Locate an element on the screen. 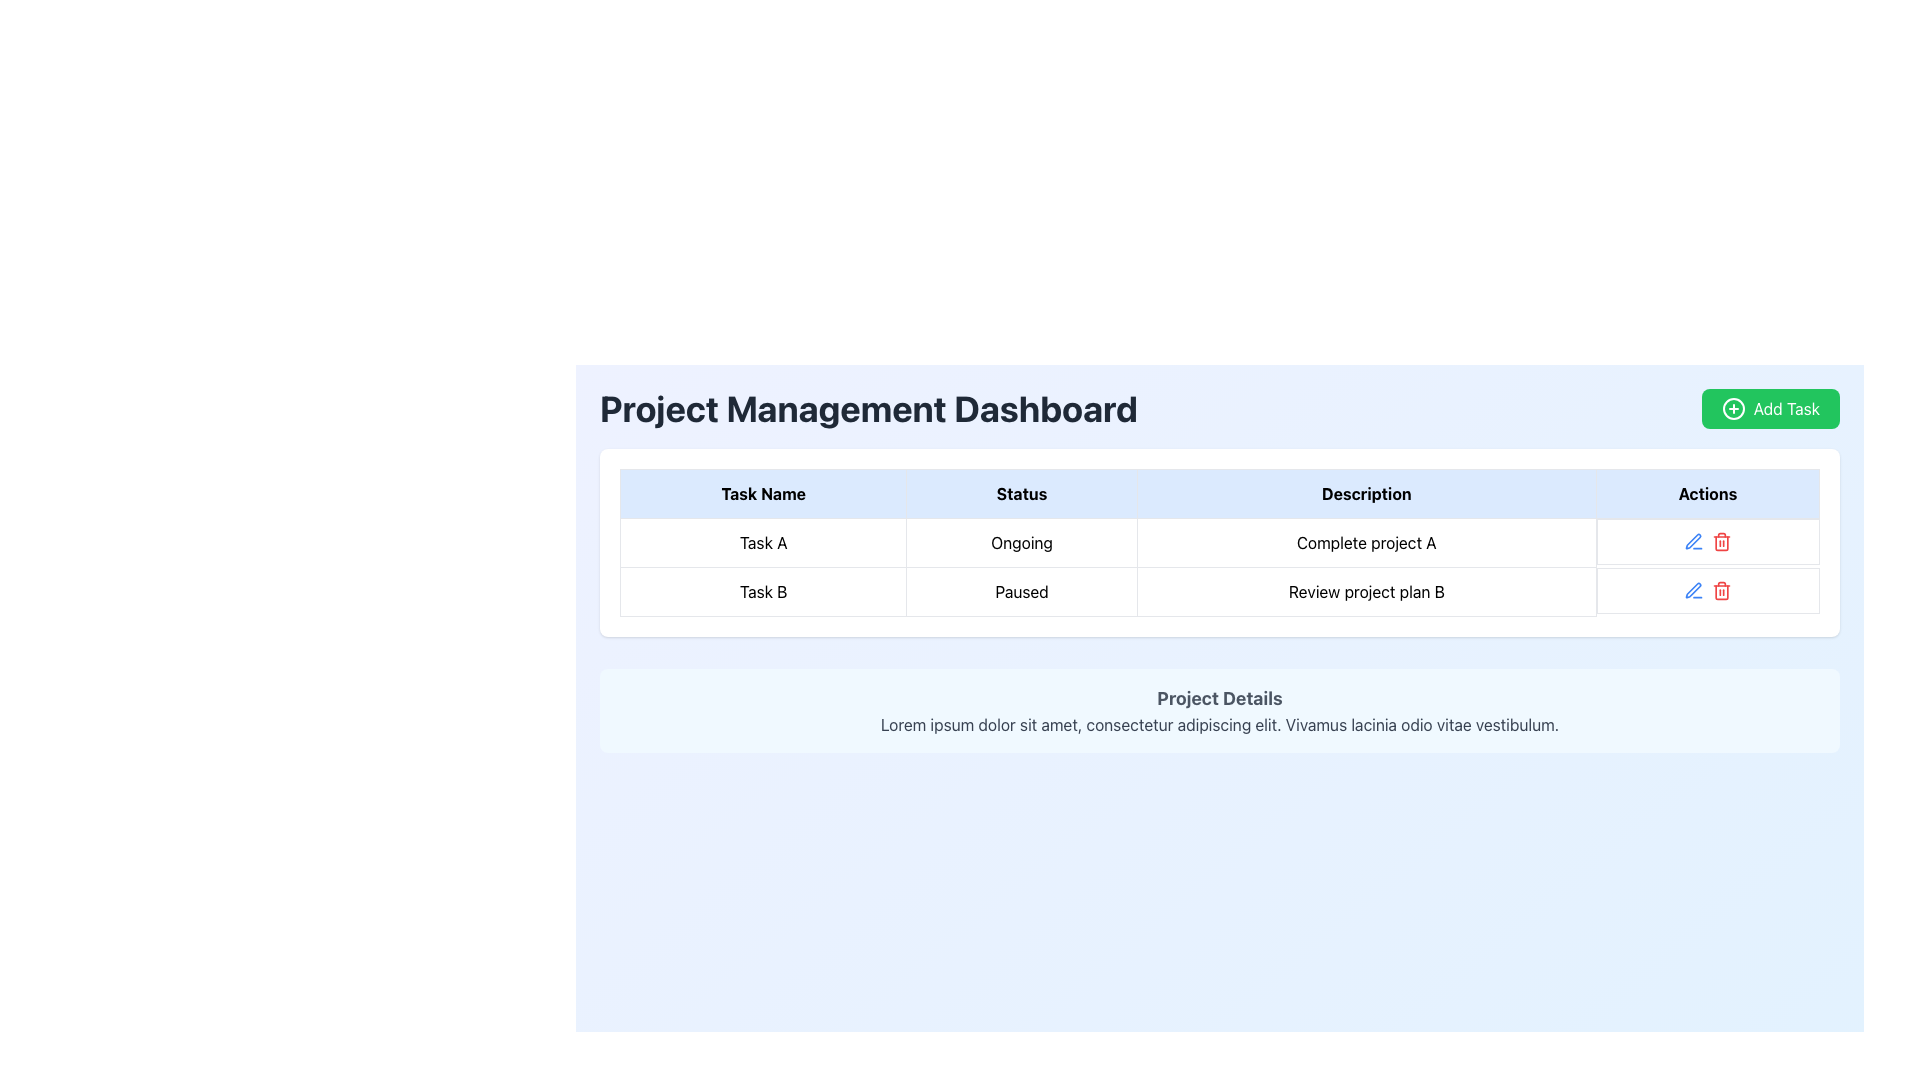 The height and width of the screenshot is (1080, 1920). the 'Actions' column header in the table, which is the fourth and rightmost column header, positioned towards the top-right of the table is located at coordinates (1707, 493).